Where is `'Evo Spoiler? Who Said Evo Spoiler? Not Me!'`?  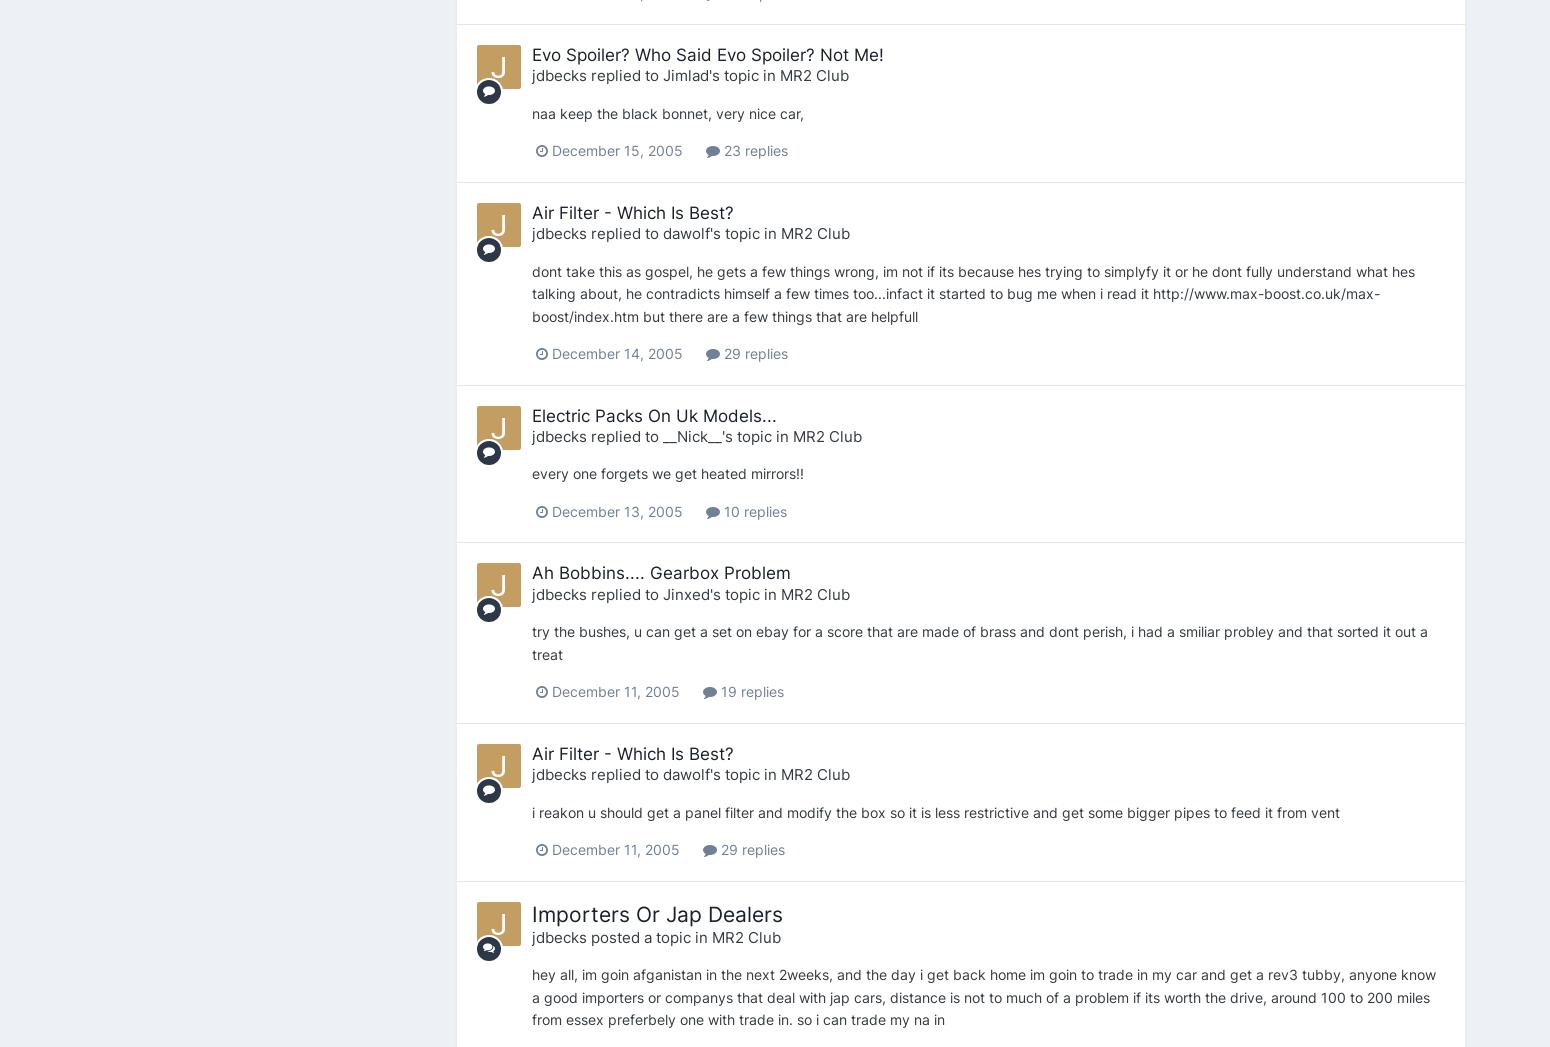 'Evo Spoiler? Who Said Evo Spoiler? Not Me!' is located at coordinates (706, 54).